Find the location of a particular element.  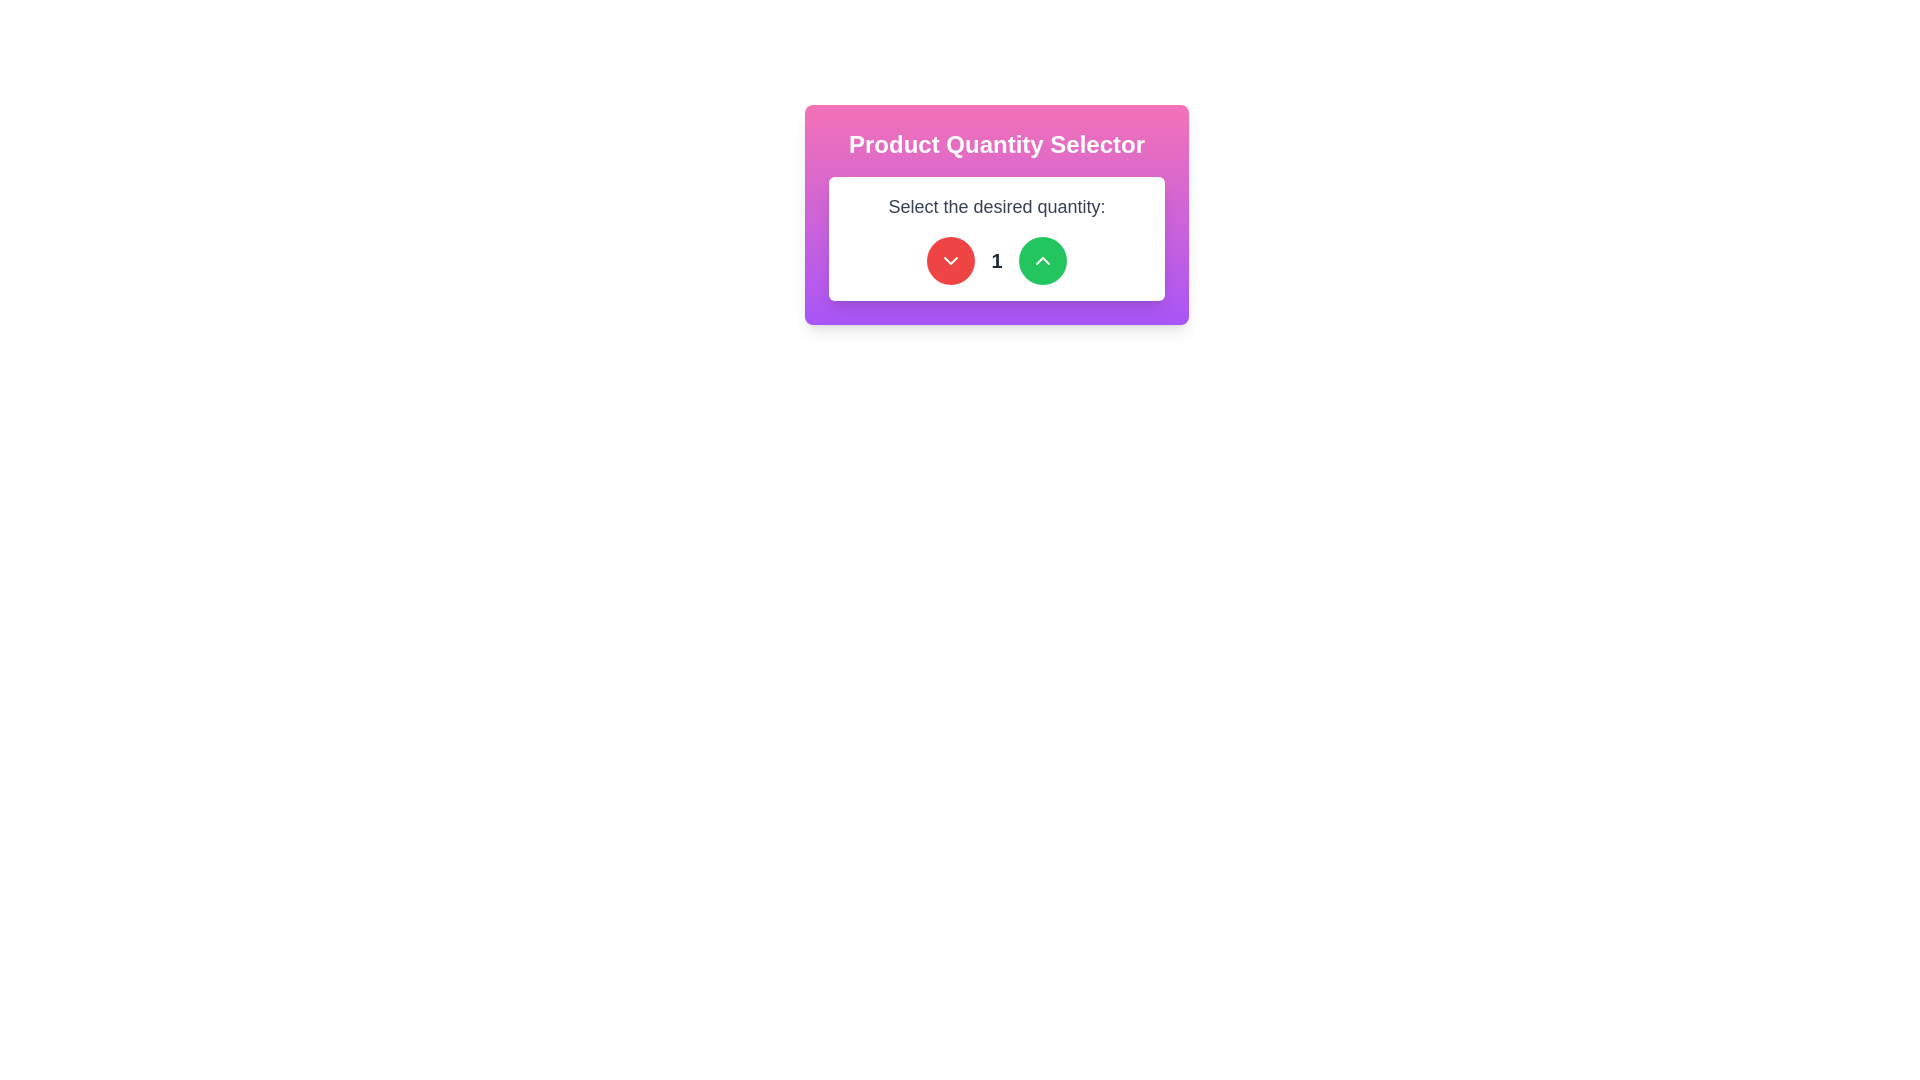

the green circular button with an up arrow to increment the value displayed in the bold numeral '1' next to the red circular button with a down arrow is located at coordinates (997, 260).